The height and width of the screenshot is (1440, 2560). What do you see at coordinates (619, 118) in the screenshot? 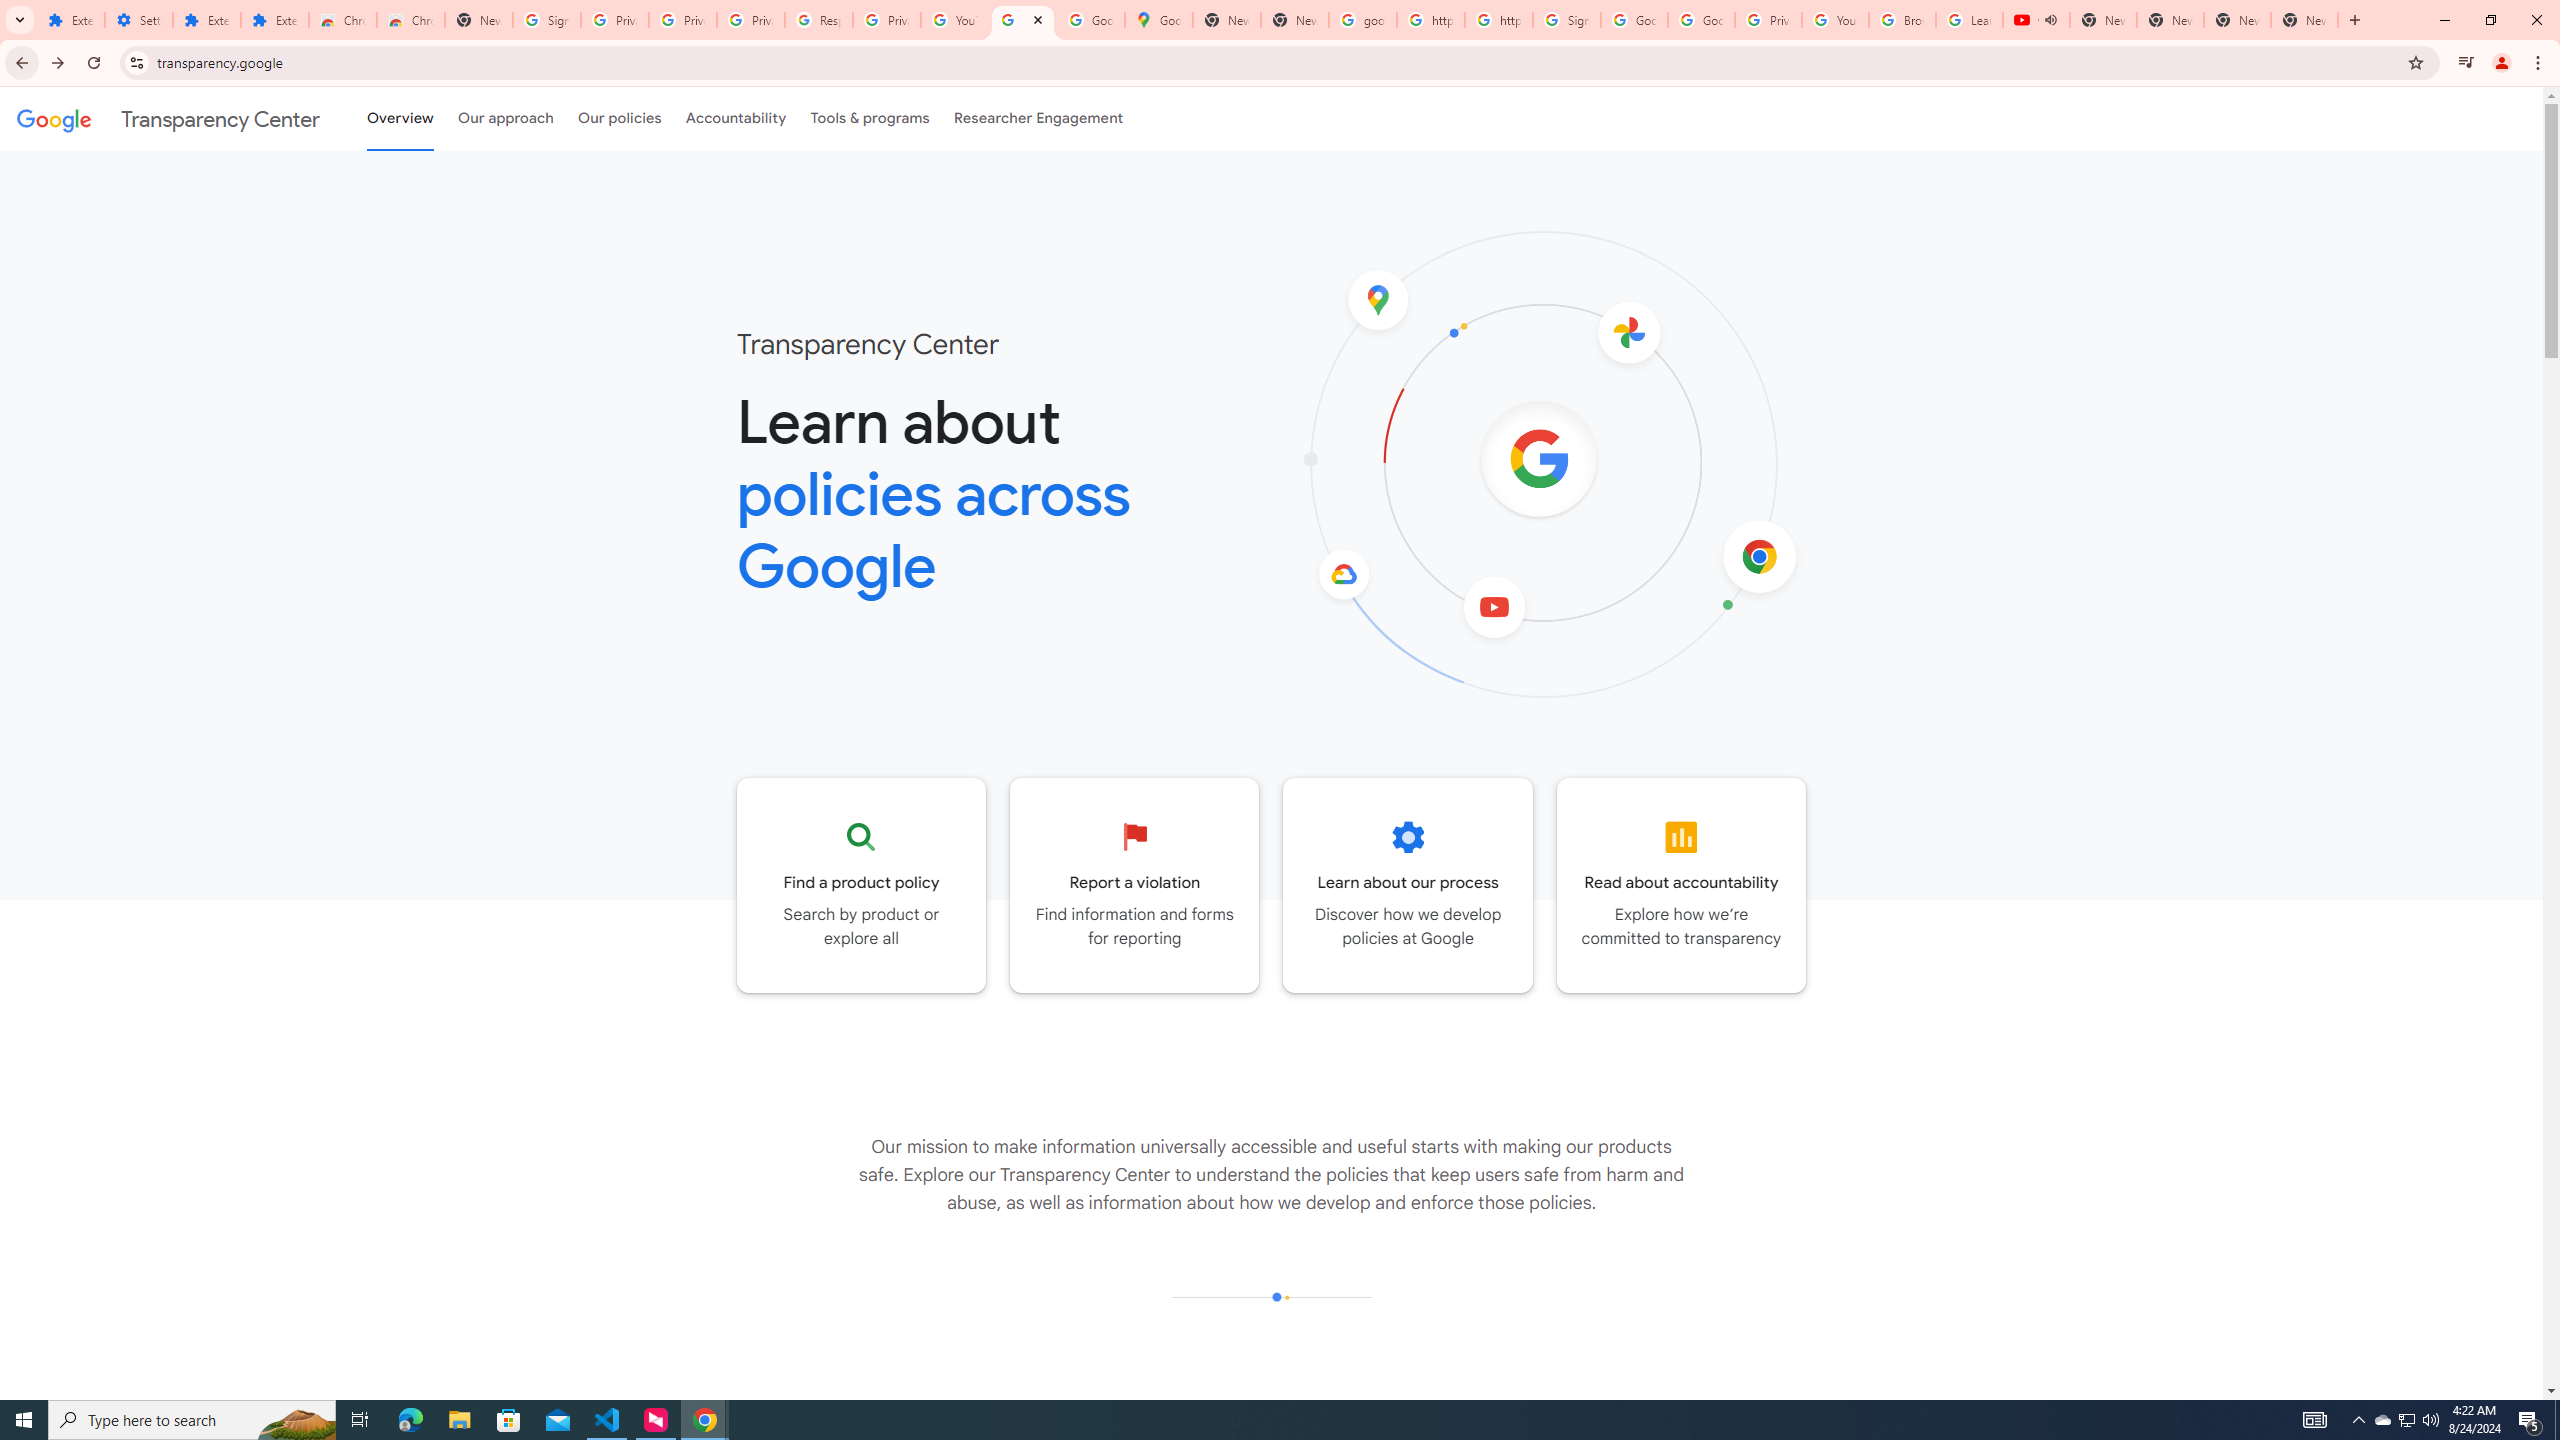
I see `'Our policies'` at bounding box center [619, 118].